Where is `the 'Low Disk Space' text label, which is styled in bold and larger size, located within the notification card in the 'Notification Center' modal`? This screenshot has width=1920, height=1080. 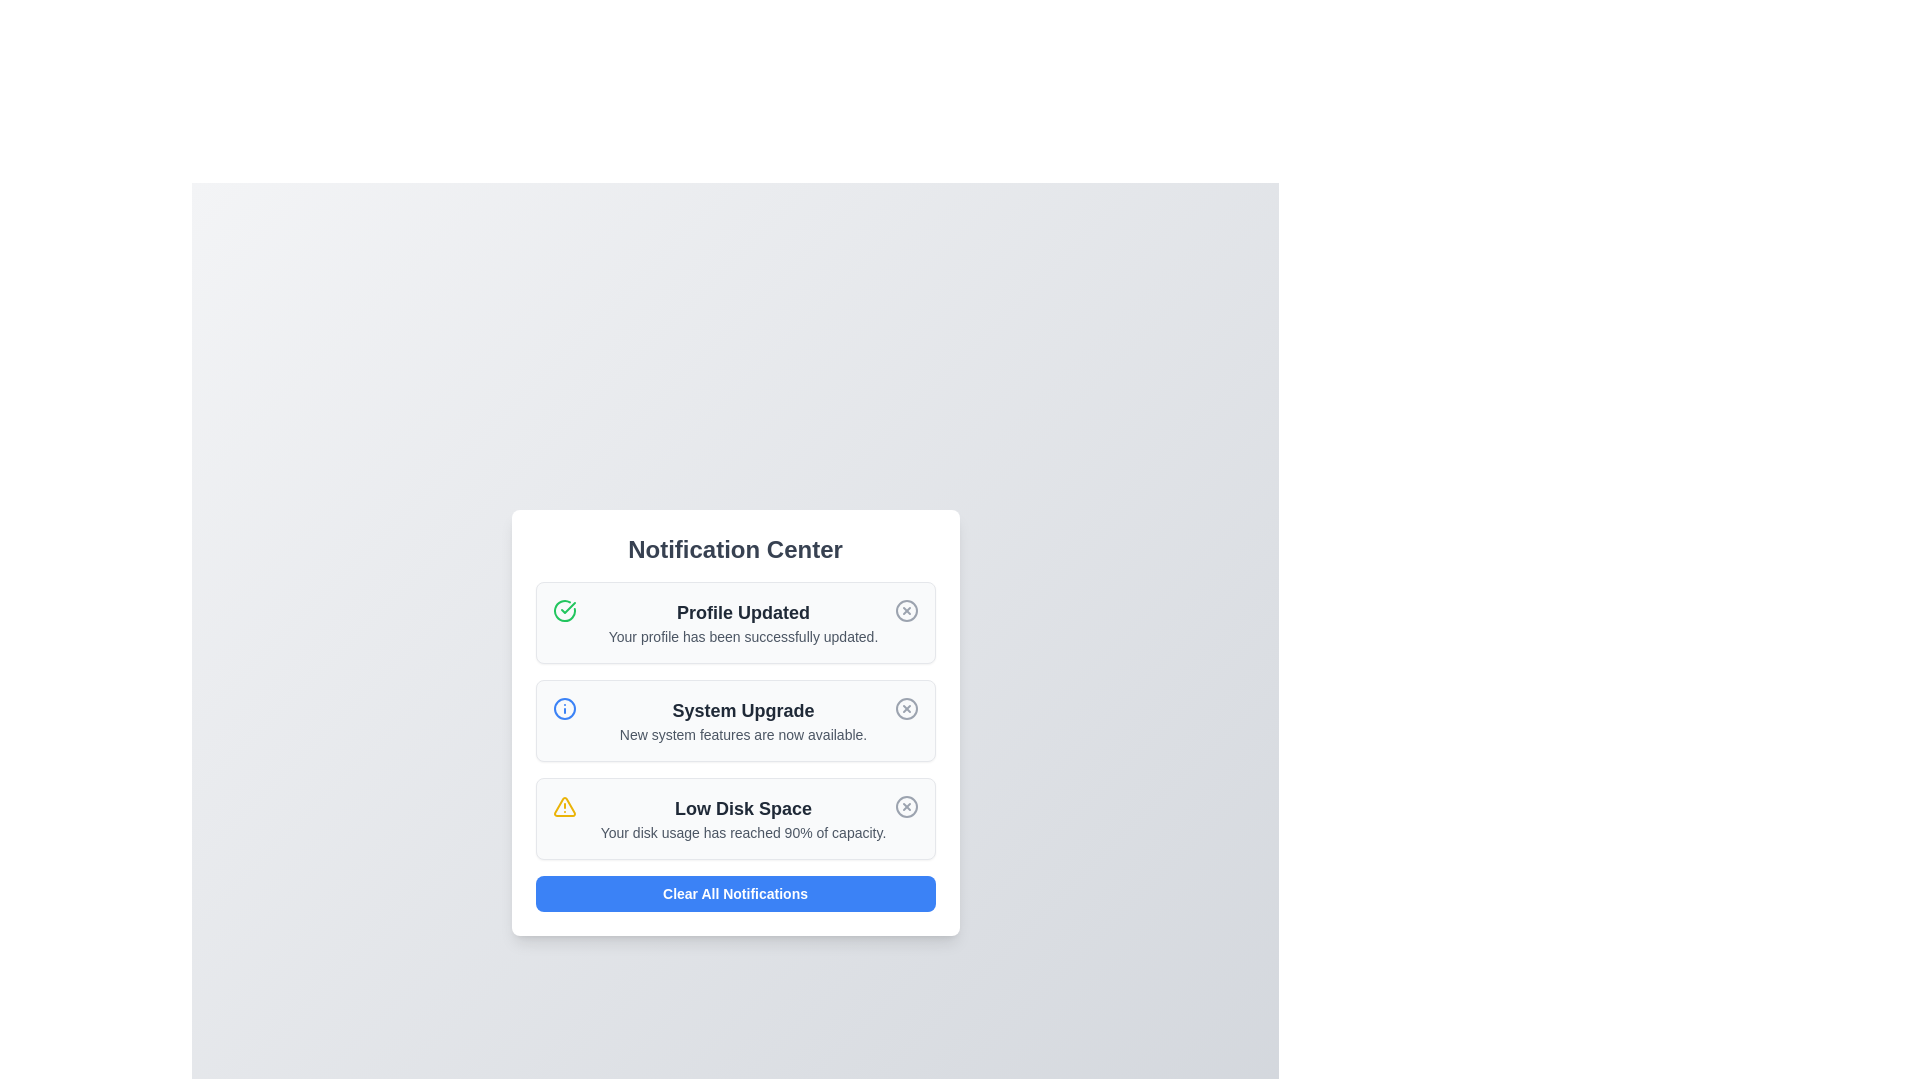
the 'Low Disk Space' text label, which is styled in bold and larger size, located within the notification card in the 'Notification Center' modal is located at coordinates (742, 808).